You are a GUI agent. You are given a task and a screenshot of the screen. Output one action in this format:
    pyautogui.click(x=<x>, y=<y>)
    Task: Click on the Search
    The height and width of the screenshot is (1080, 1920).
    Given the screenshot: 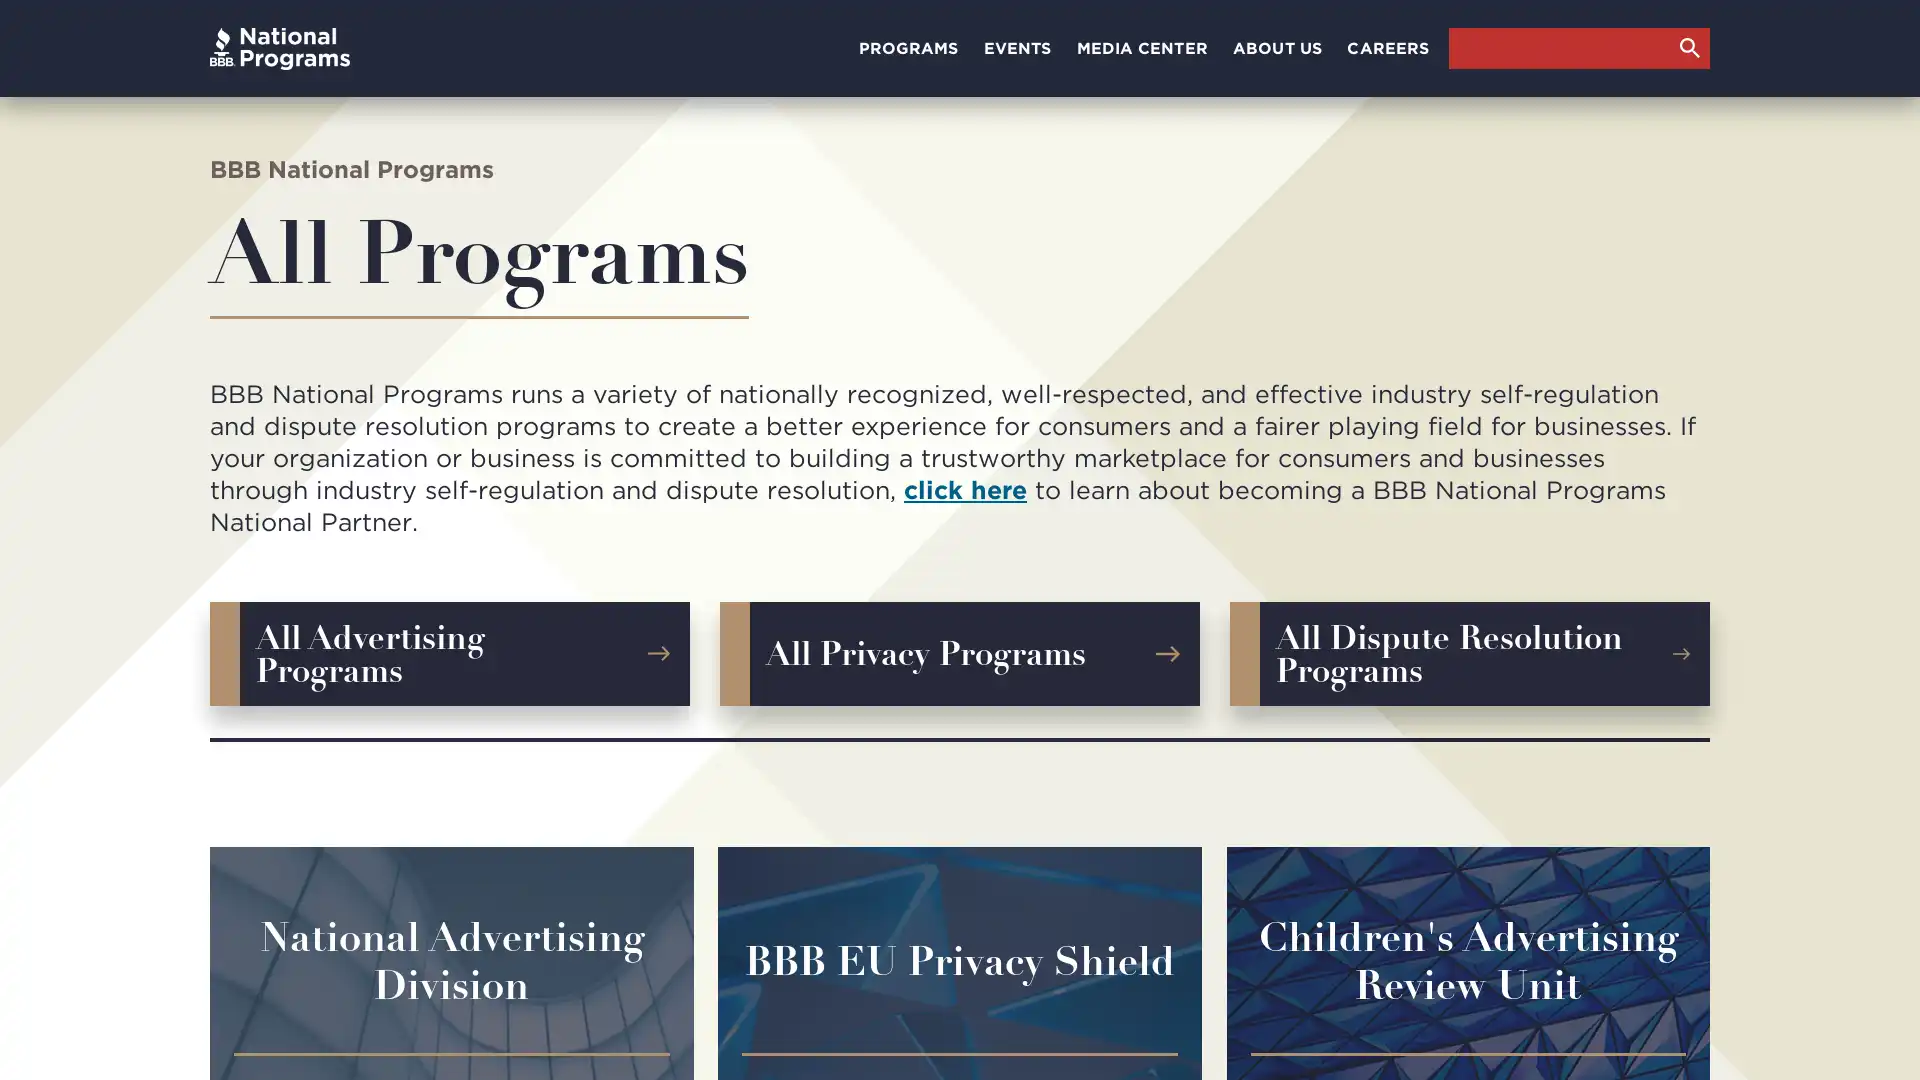 What is the action you would take?
    pyautogui.click(x=1688, y=46)
    